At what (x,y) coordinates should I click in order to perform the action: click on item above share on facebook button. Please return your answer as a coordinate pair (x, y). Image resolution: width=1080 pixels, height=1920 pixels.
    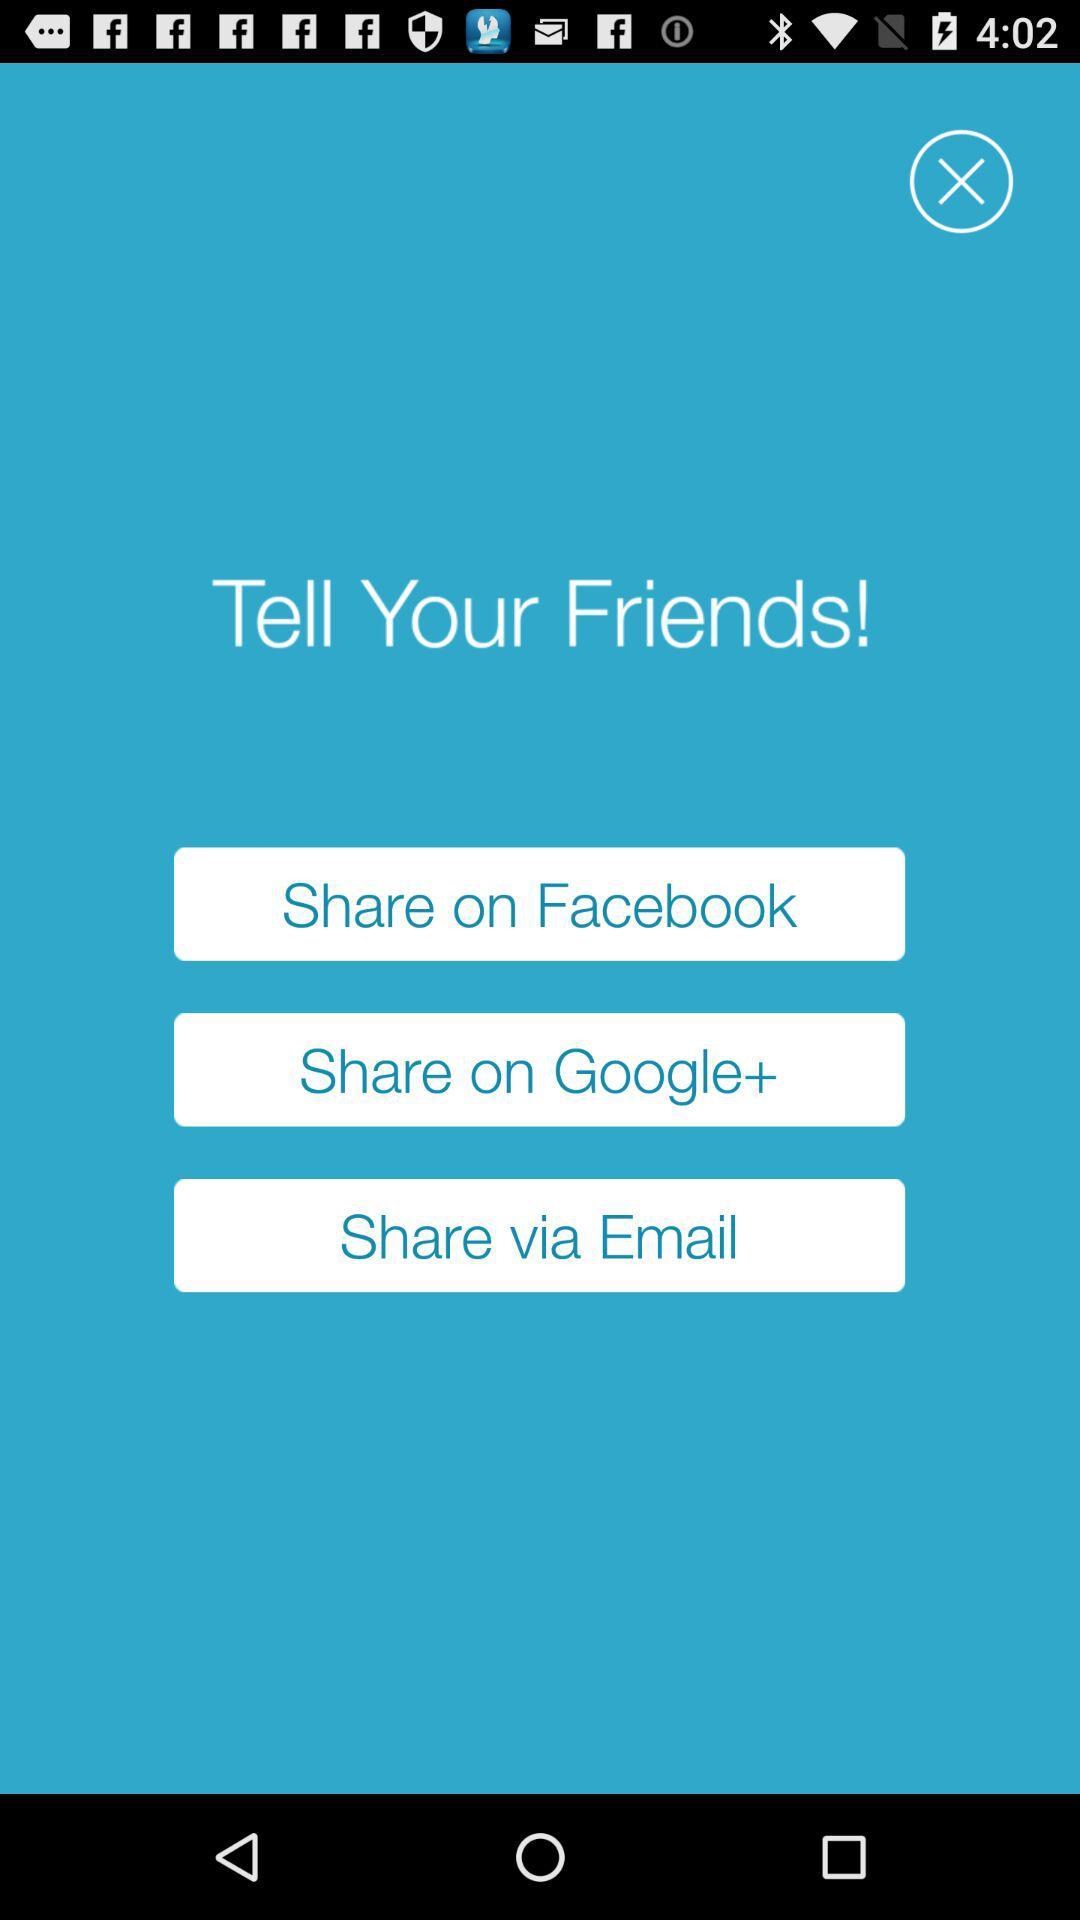
    Looking at the image, I should click on (960, 181).